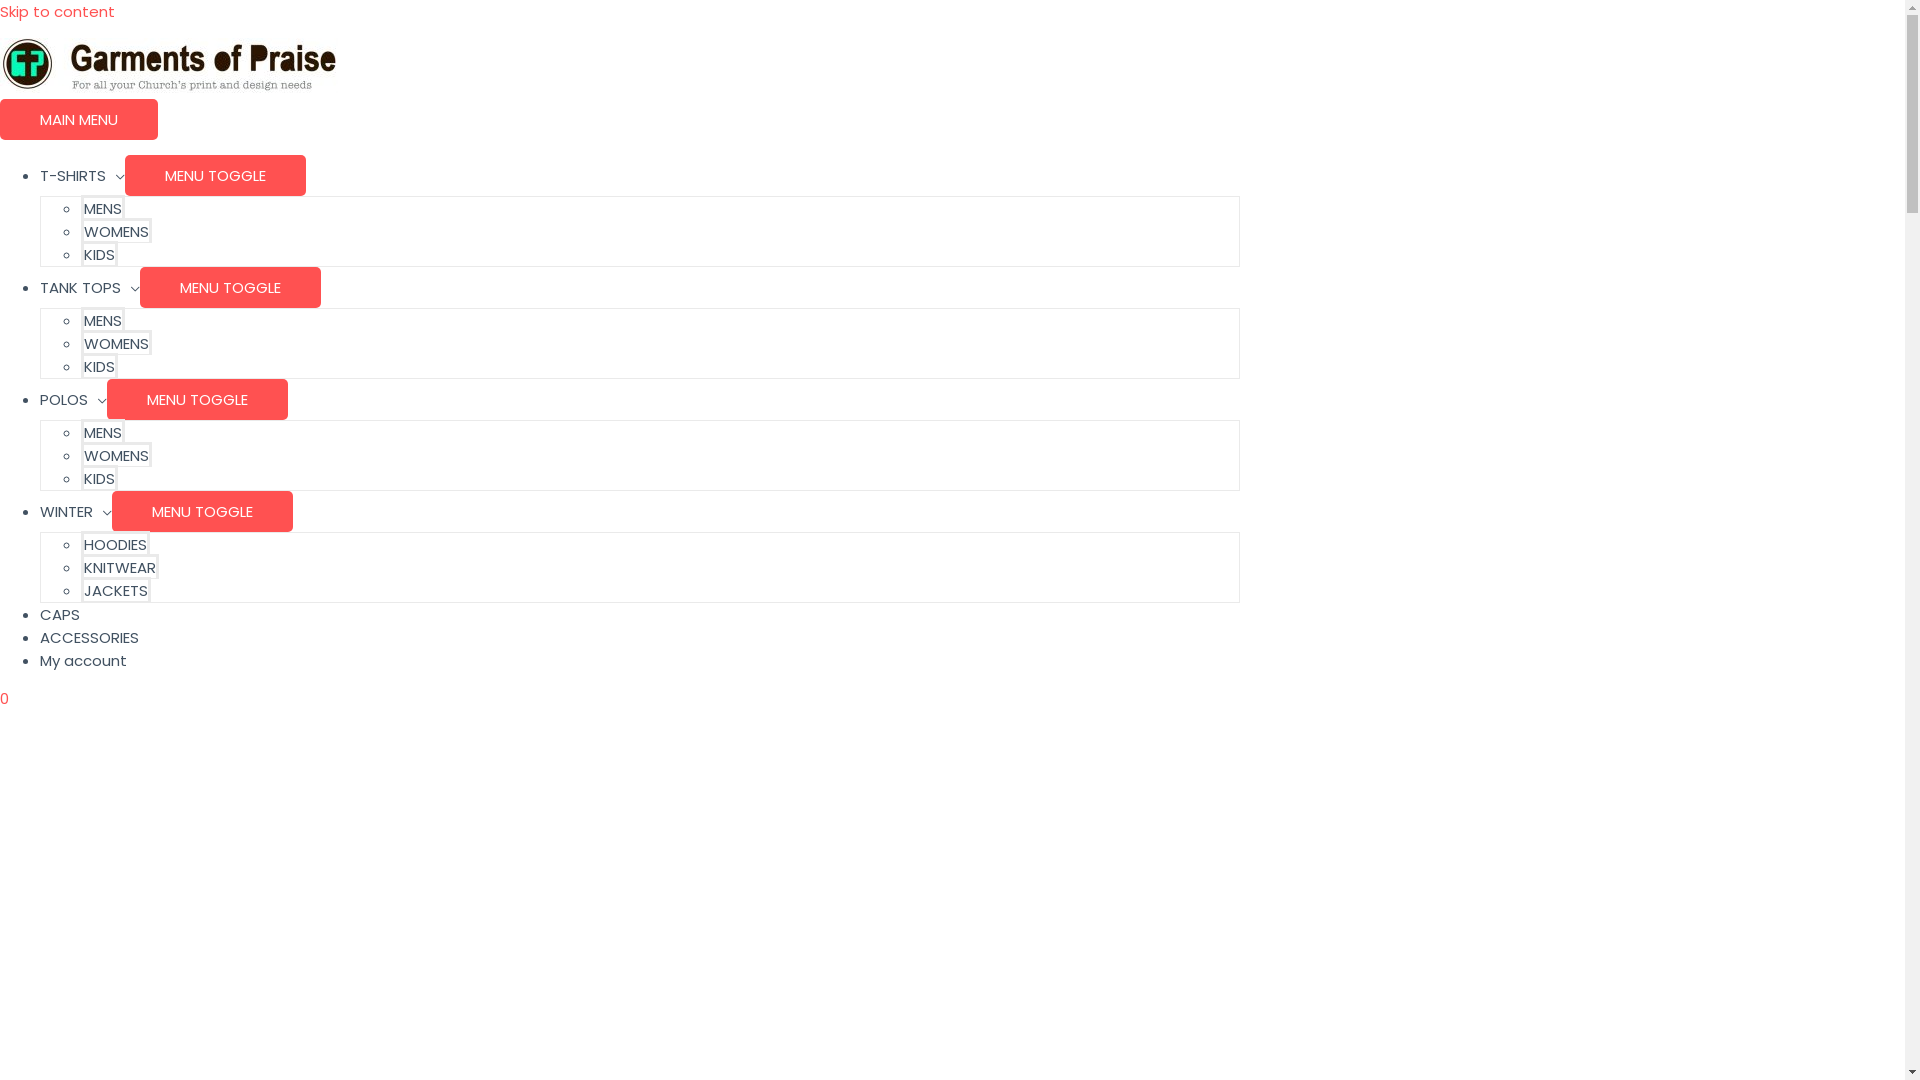 This screenshot has height=1080, width=1920. What do you see at coordinates (101, 318) in the screenshot?
I see `'MENS'` at bounding box center [101, 318].